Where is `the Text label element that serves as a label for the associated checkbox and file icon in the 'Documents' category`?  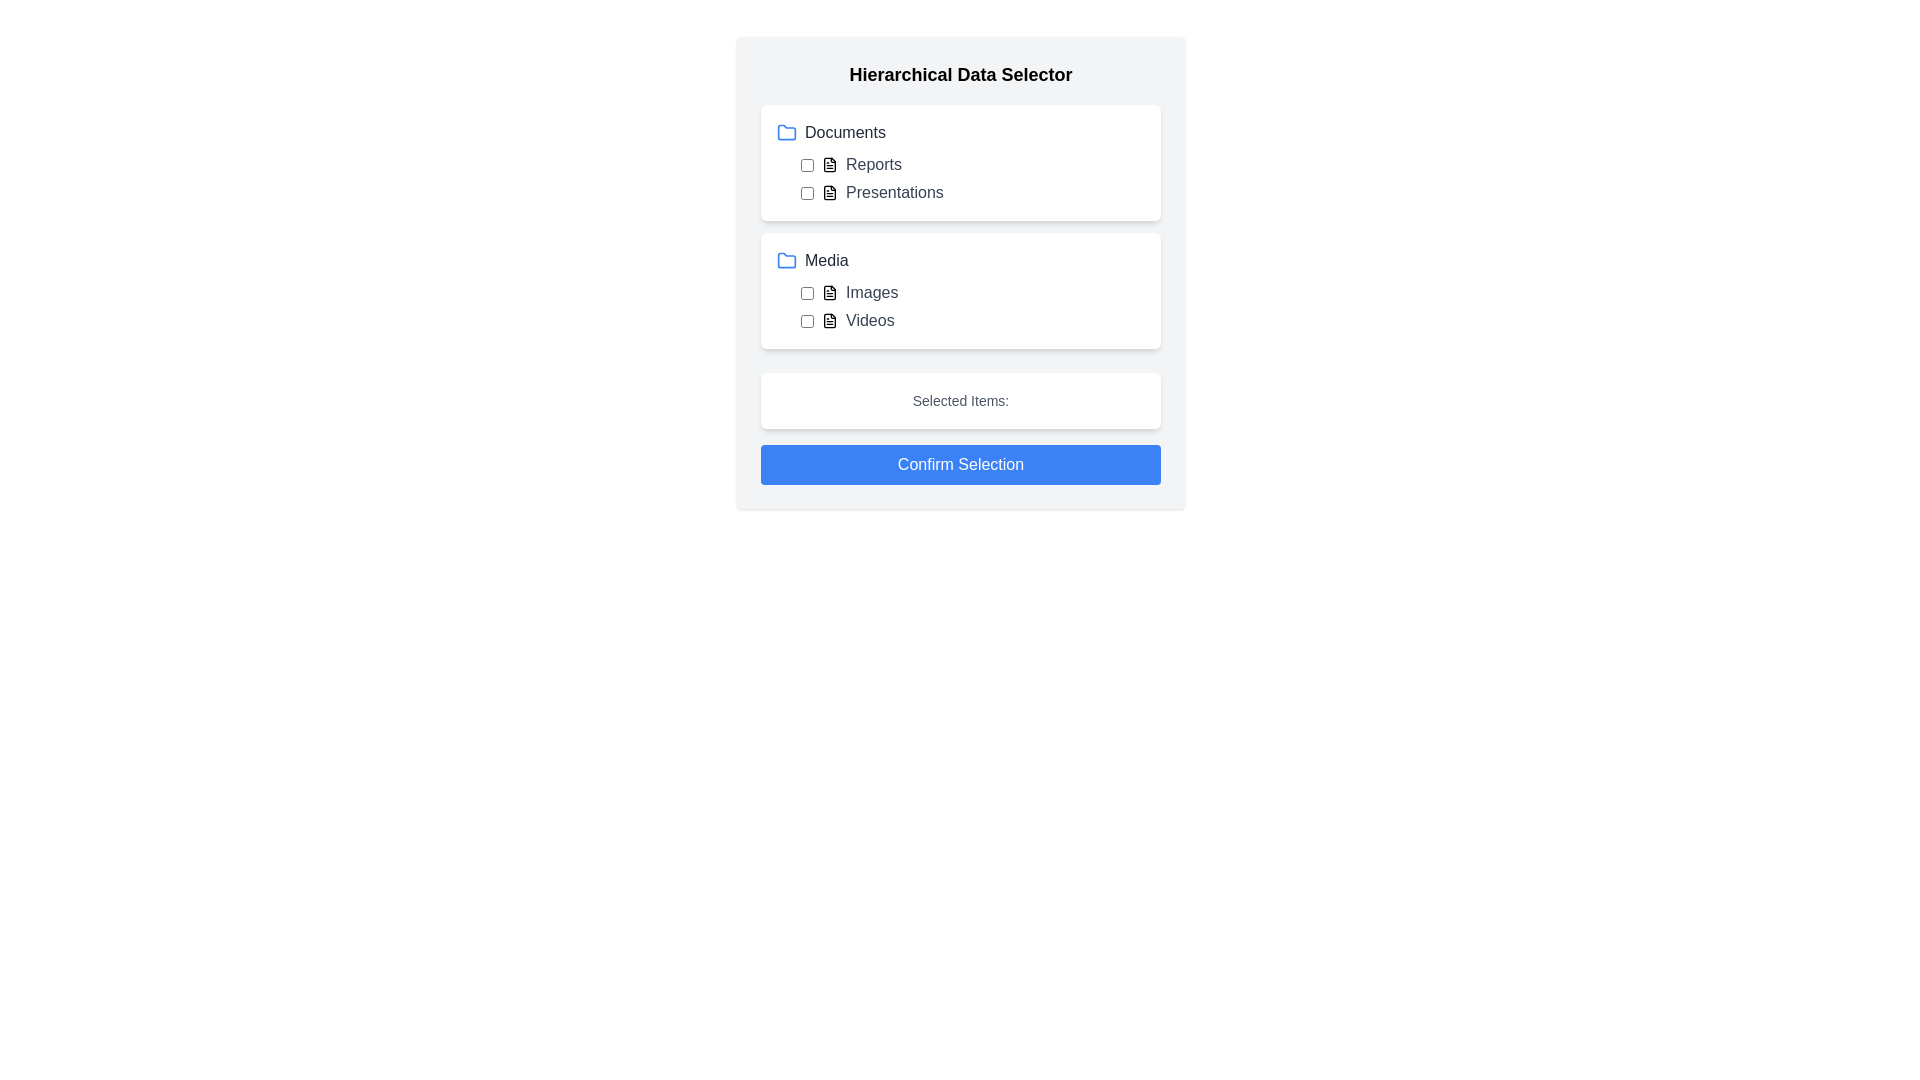 the Text label element that serves as a label for the associated checkbox and file icon in the 'Documents' category is located at coordinates (873, 164).